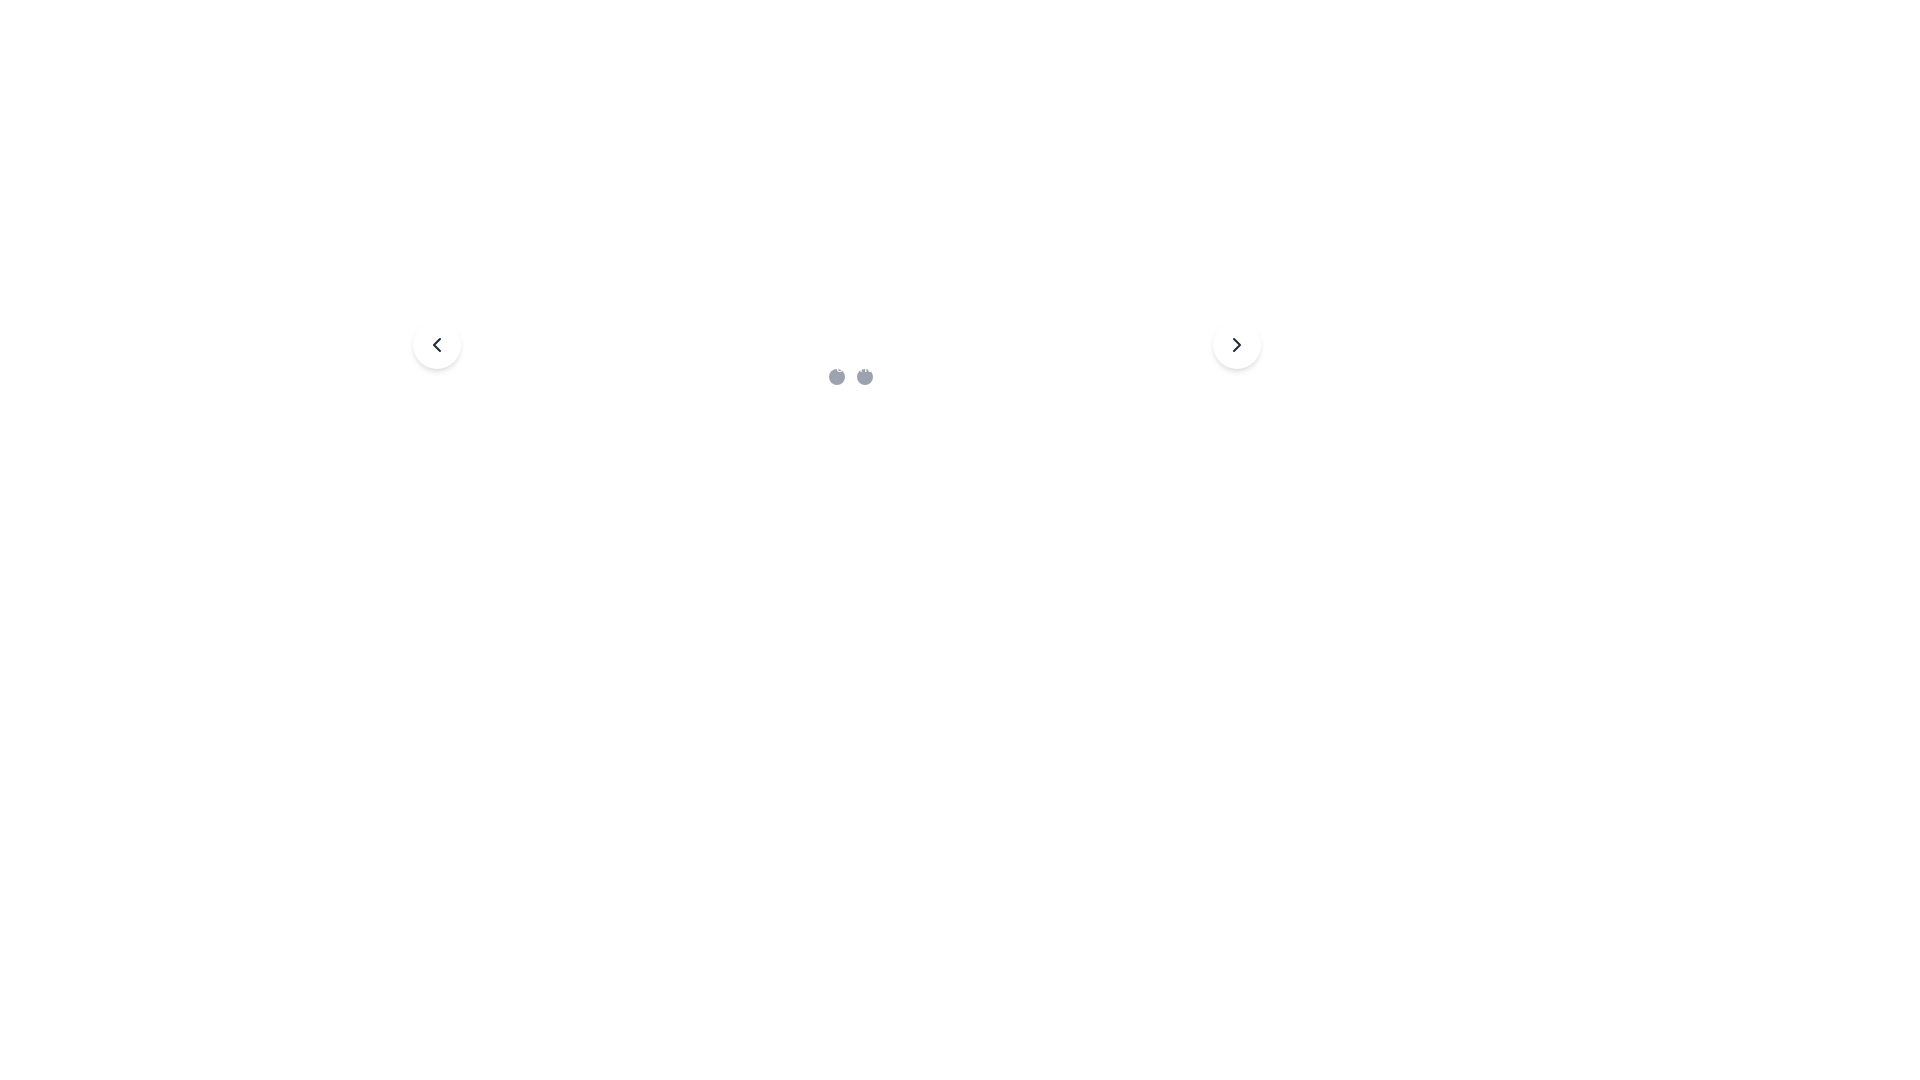 Image resolution: width=1920 pixels, height=1080 pixels. What do you see at coordinates (1235, 343) in the screenshot?
I see `the right-arrow chevron icon` at bounding box center [1235, 343].